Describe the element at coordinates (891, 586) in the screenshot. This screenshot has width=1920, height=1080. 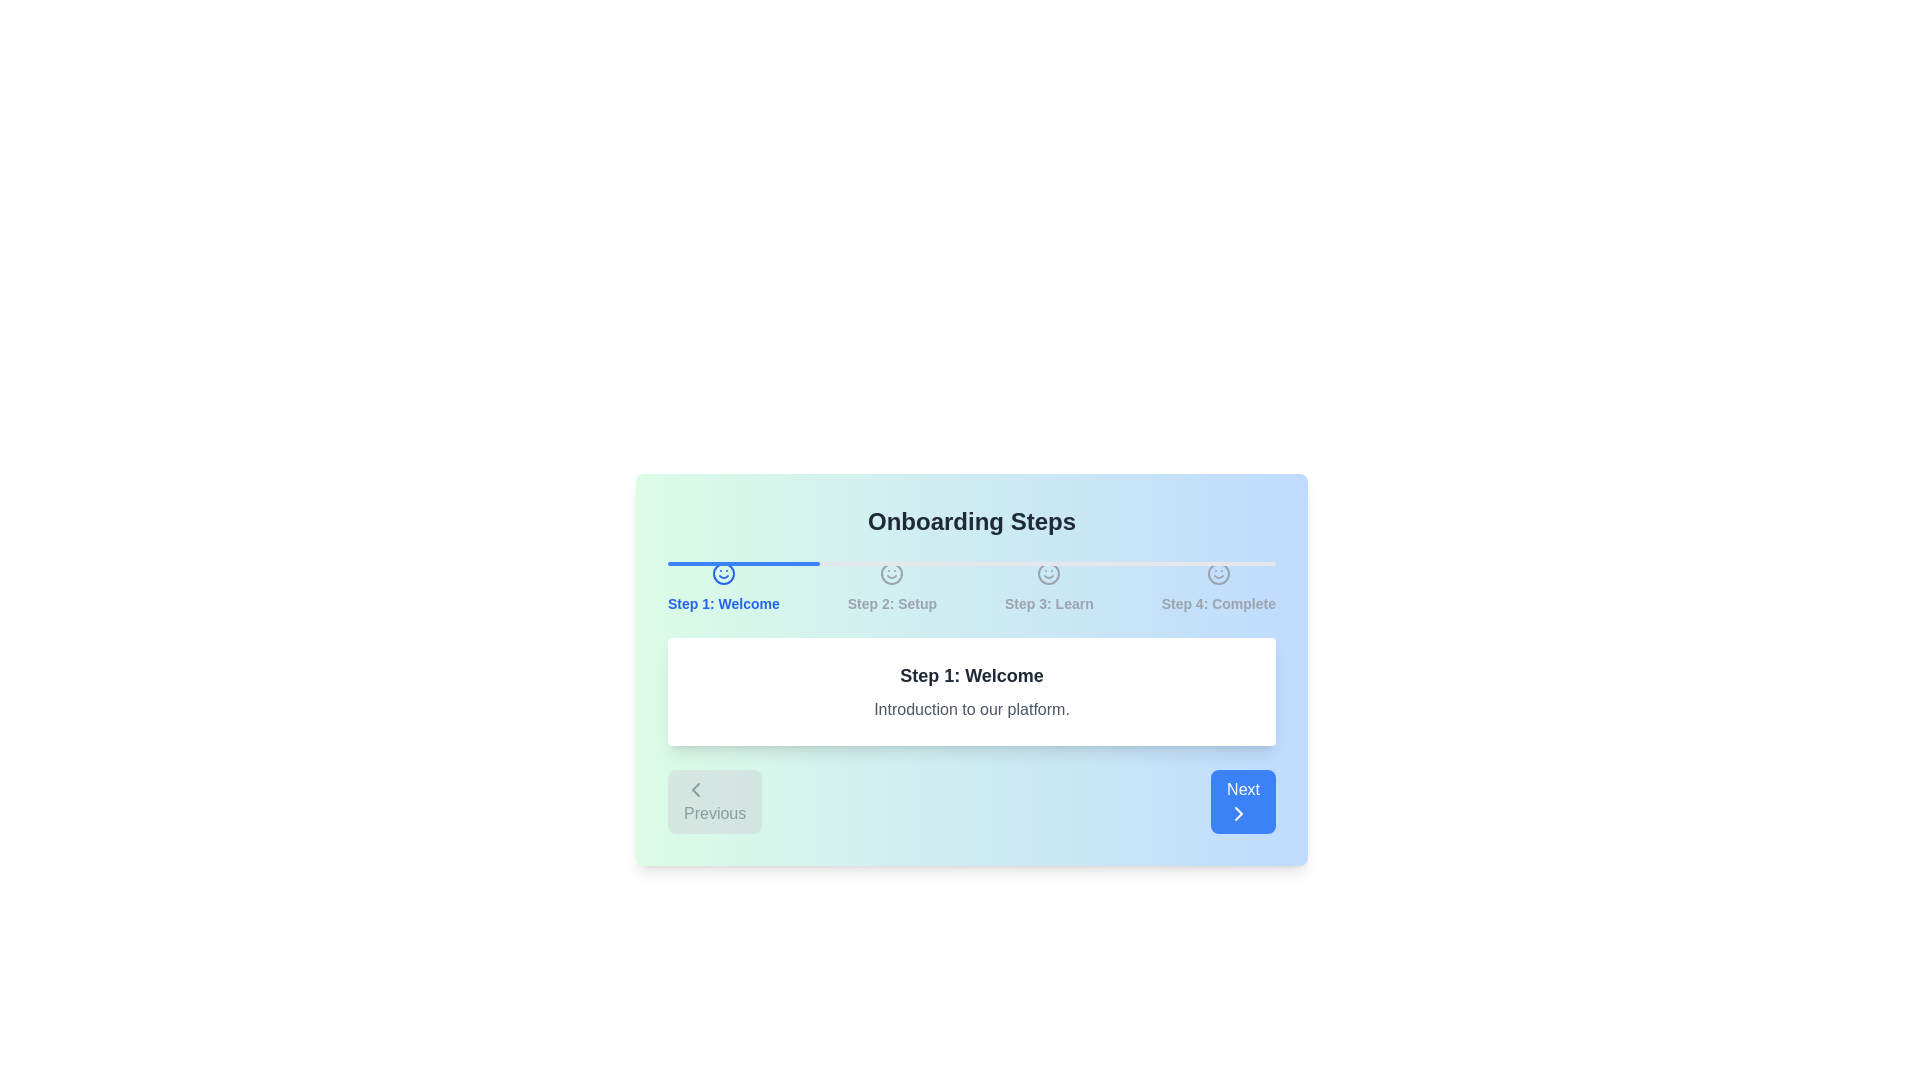
I see `the label 'Step 2: Setup' of the Progression step element, which features a smiling face icon above the bold text` at that location.